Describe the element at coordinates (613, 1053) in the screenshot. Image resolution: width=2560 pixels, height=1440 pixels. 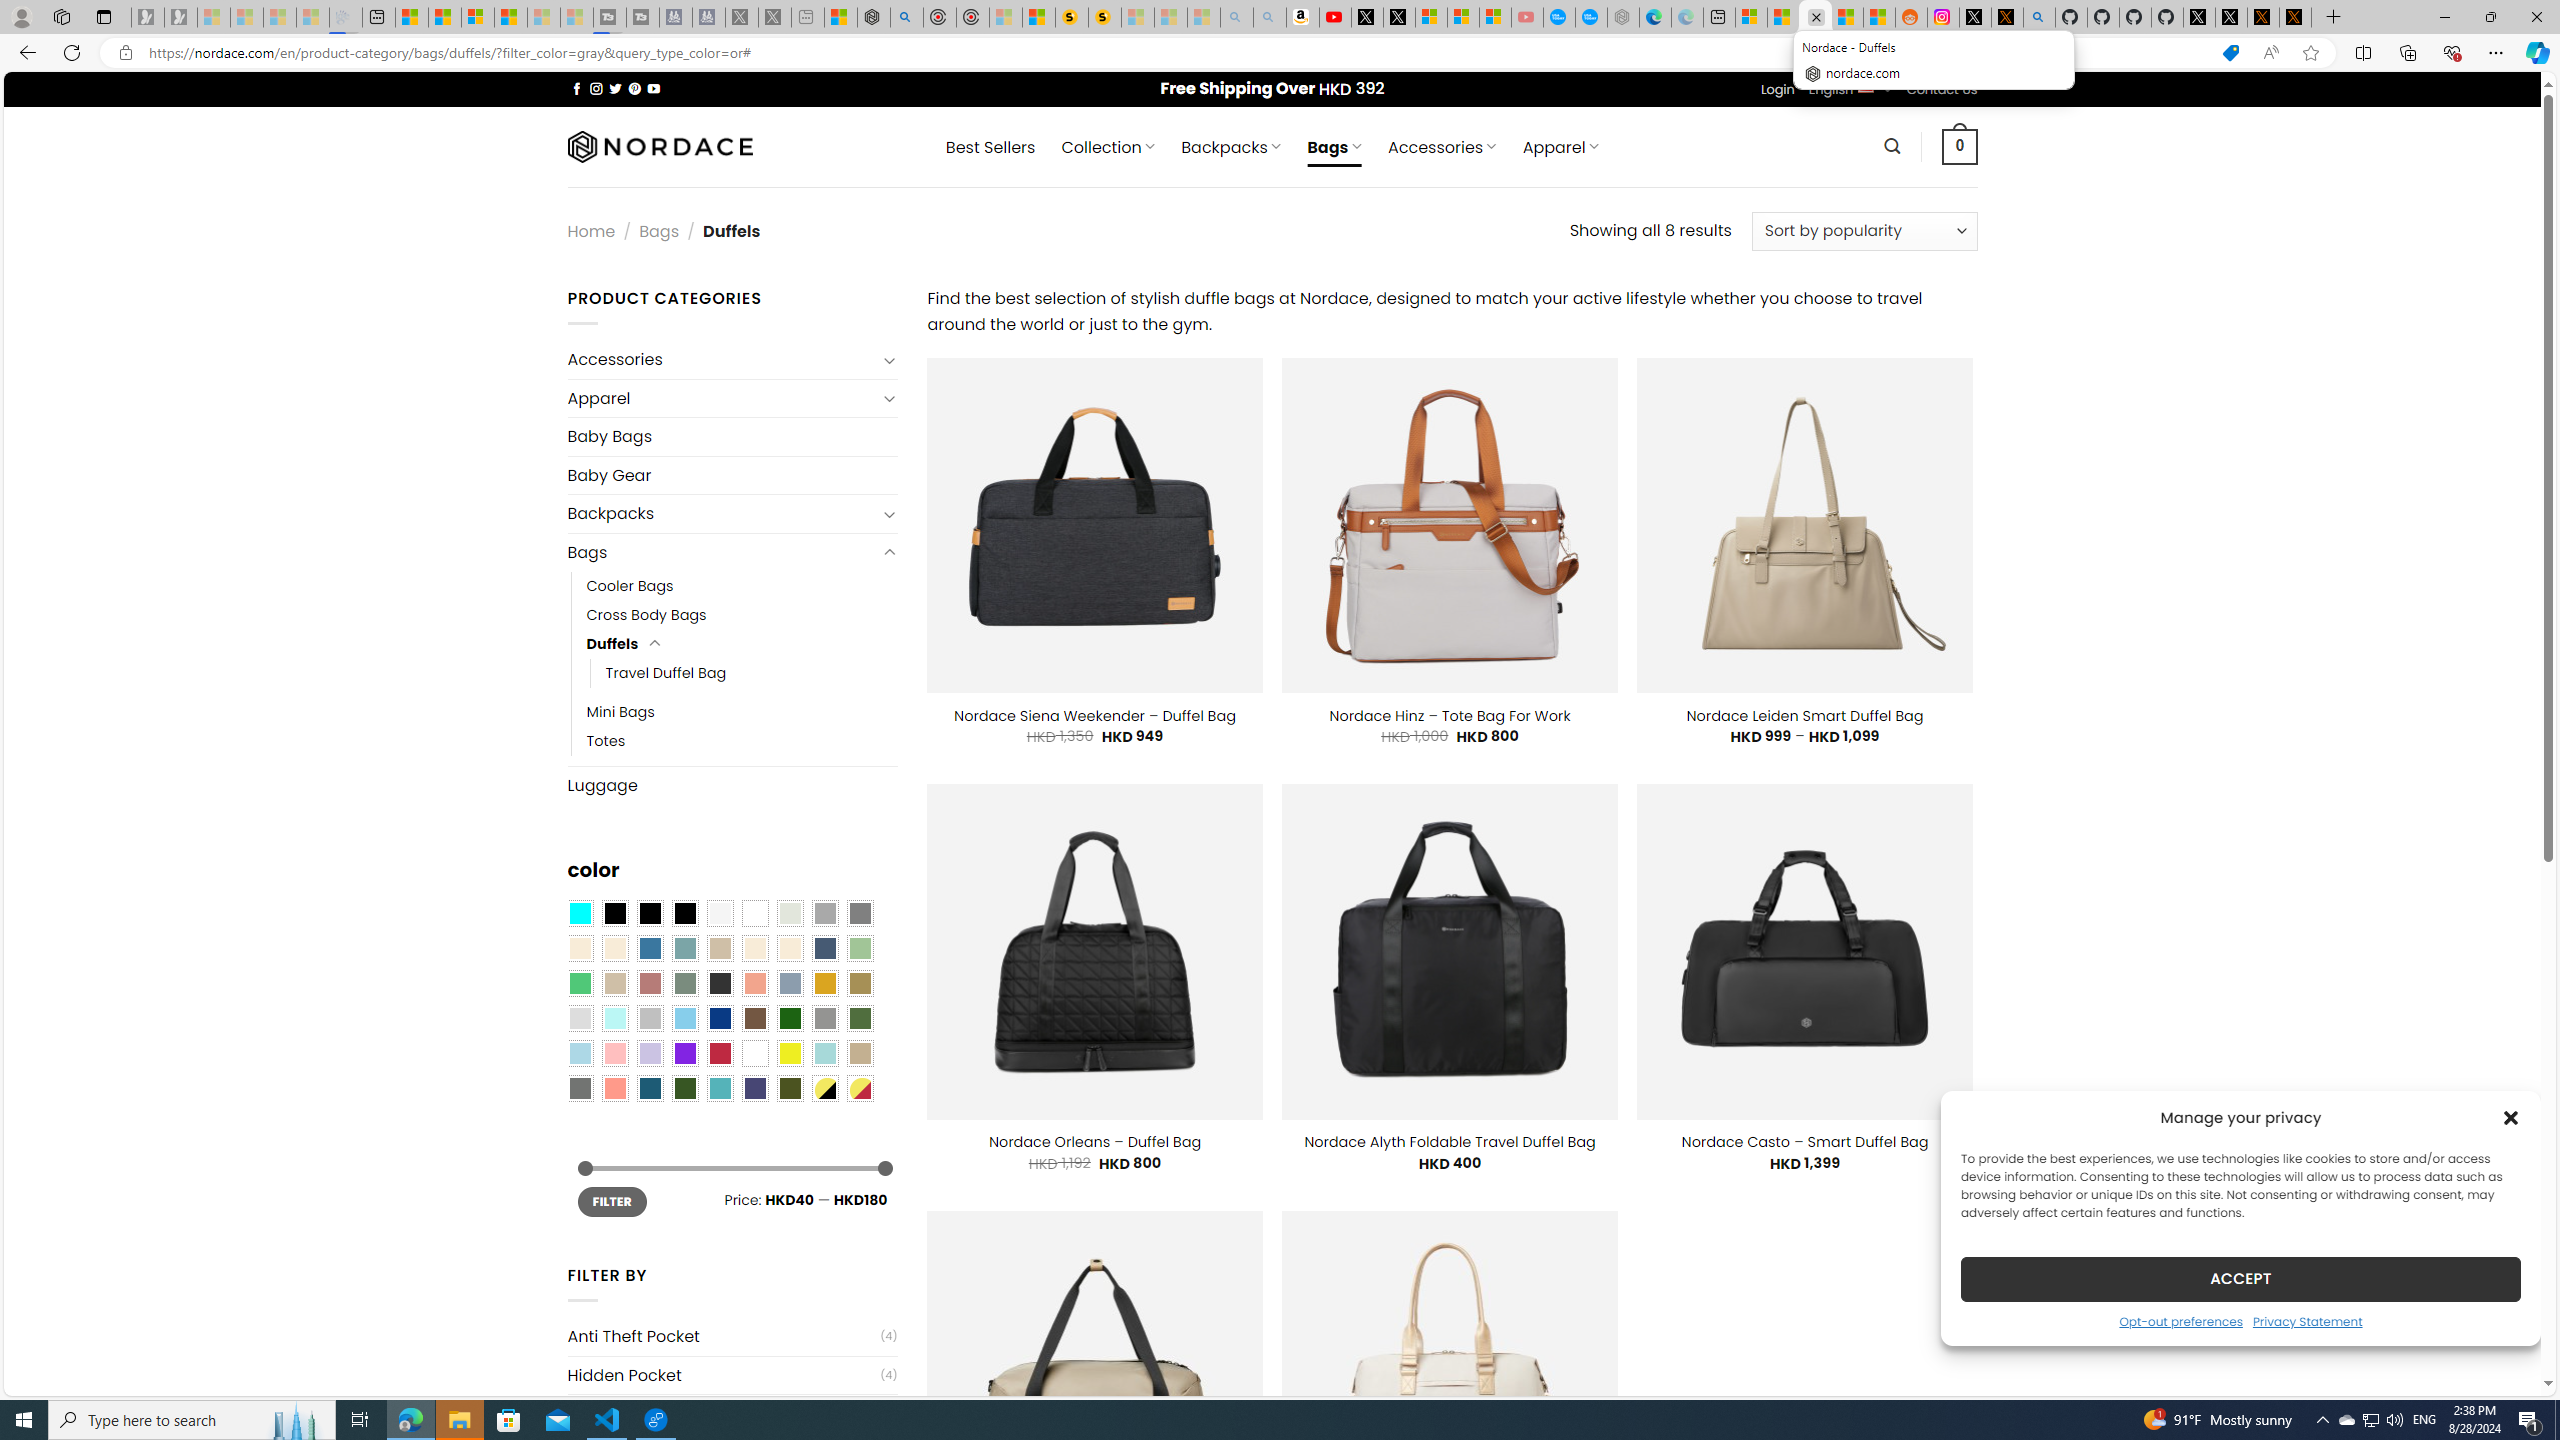
I see `'Pink'` at that location.